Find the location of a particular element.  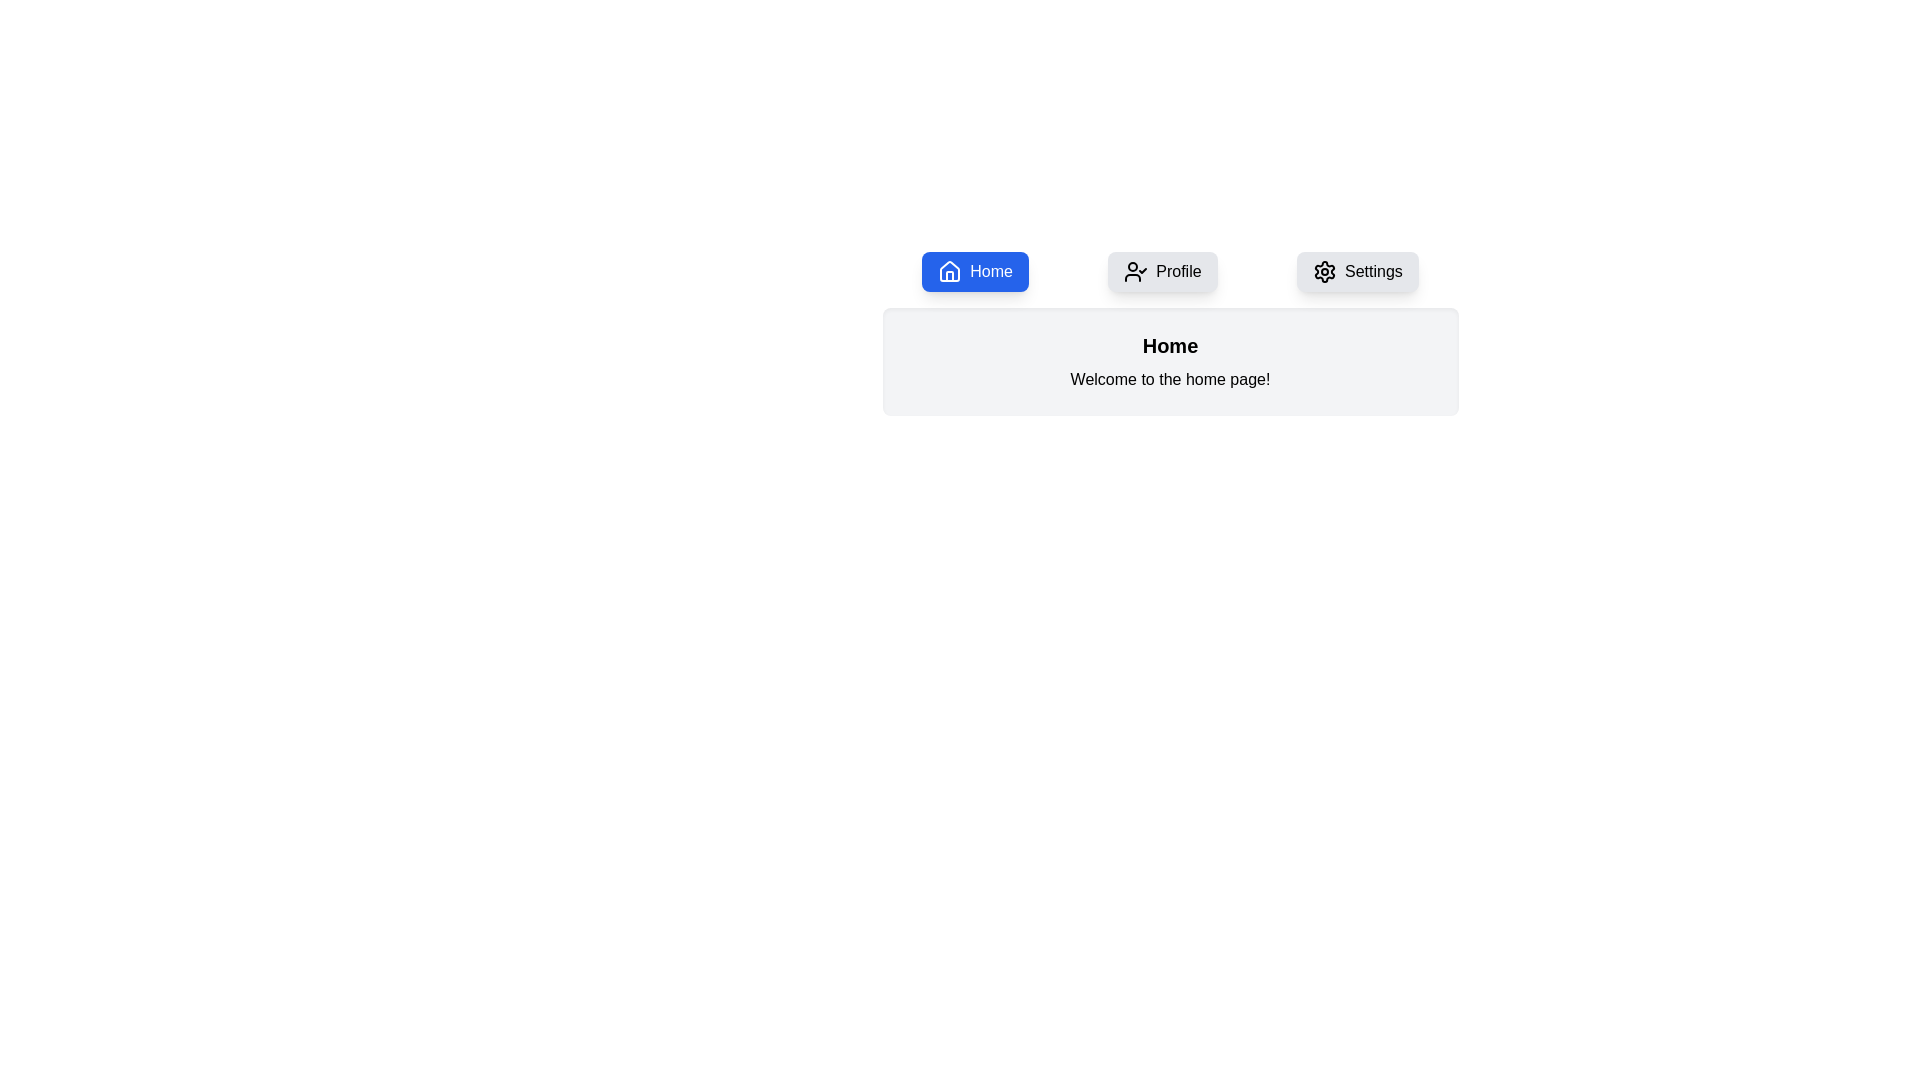

the text 'Welcome to the home page!' in the tab content area is located at coordinates (1170, 380).